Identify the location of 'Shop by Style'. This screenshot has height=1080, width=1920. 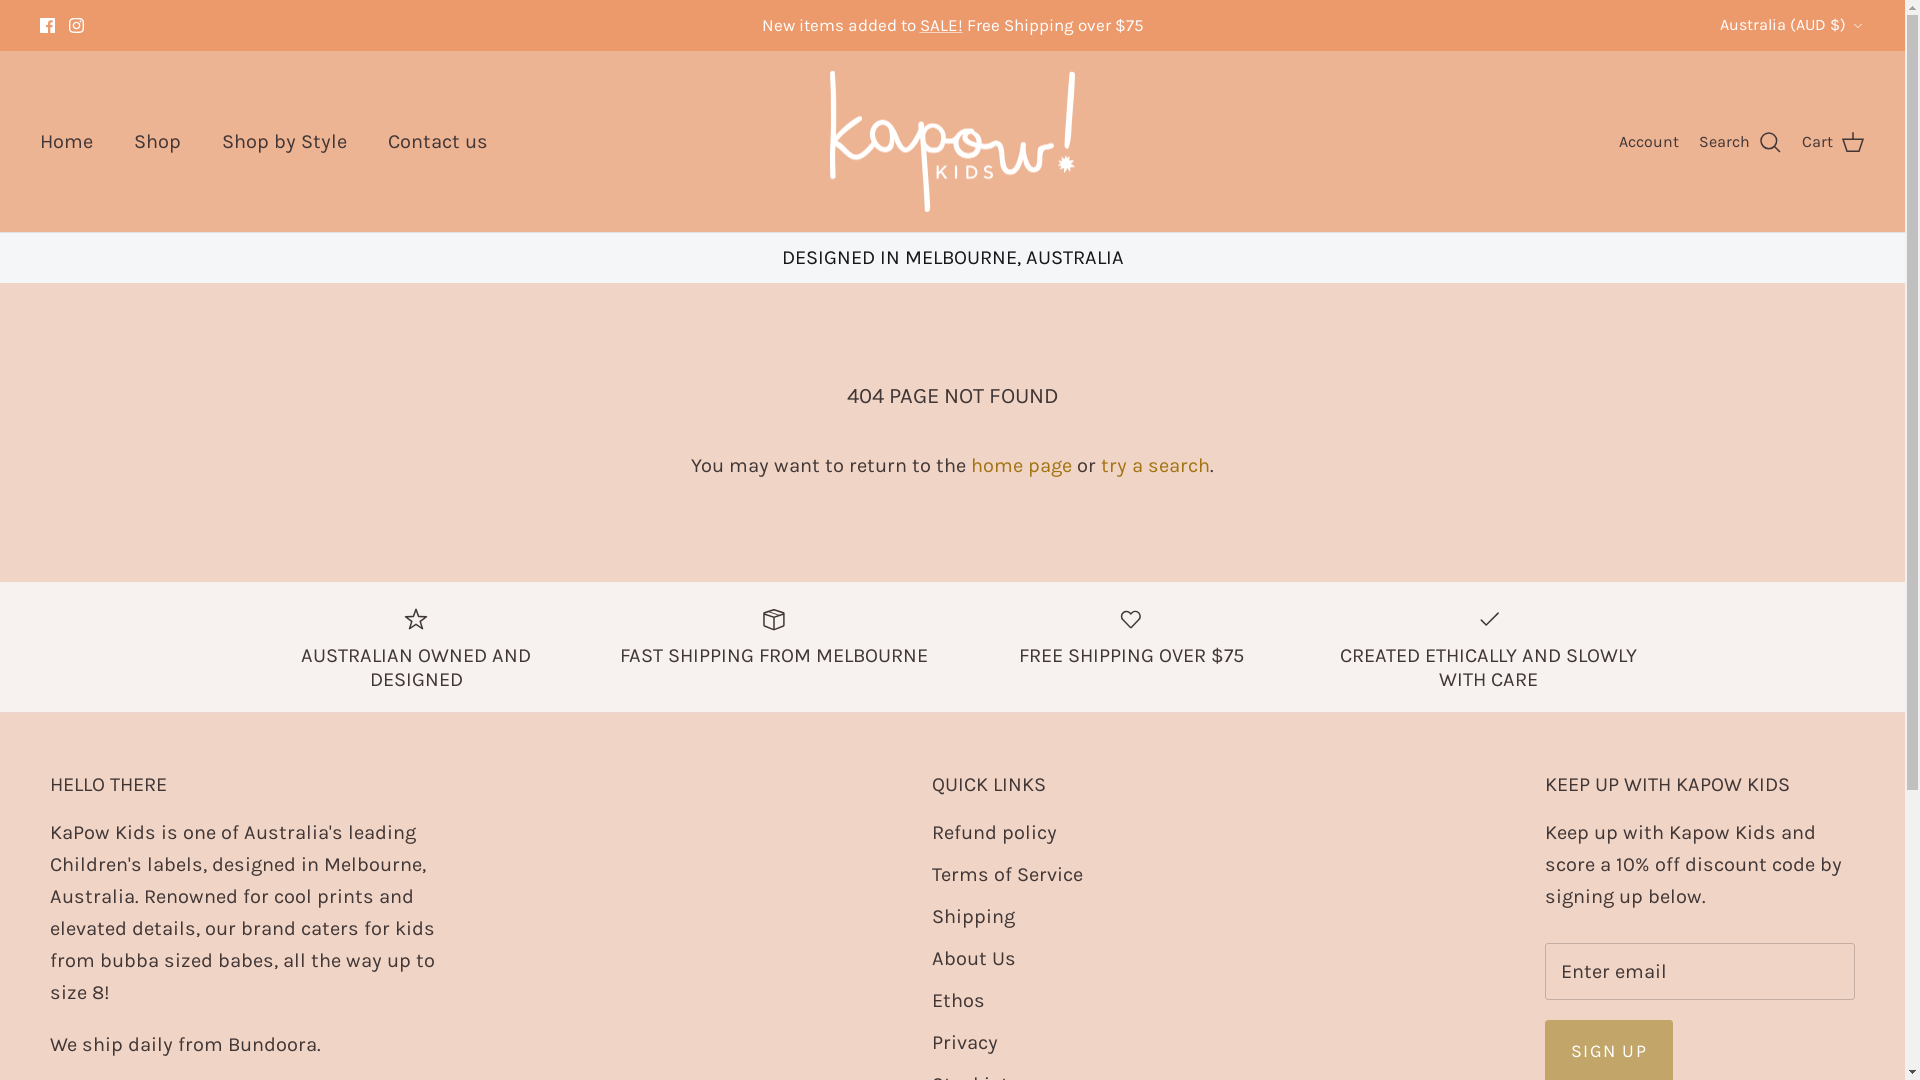
(283, 141).